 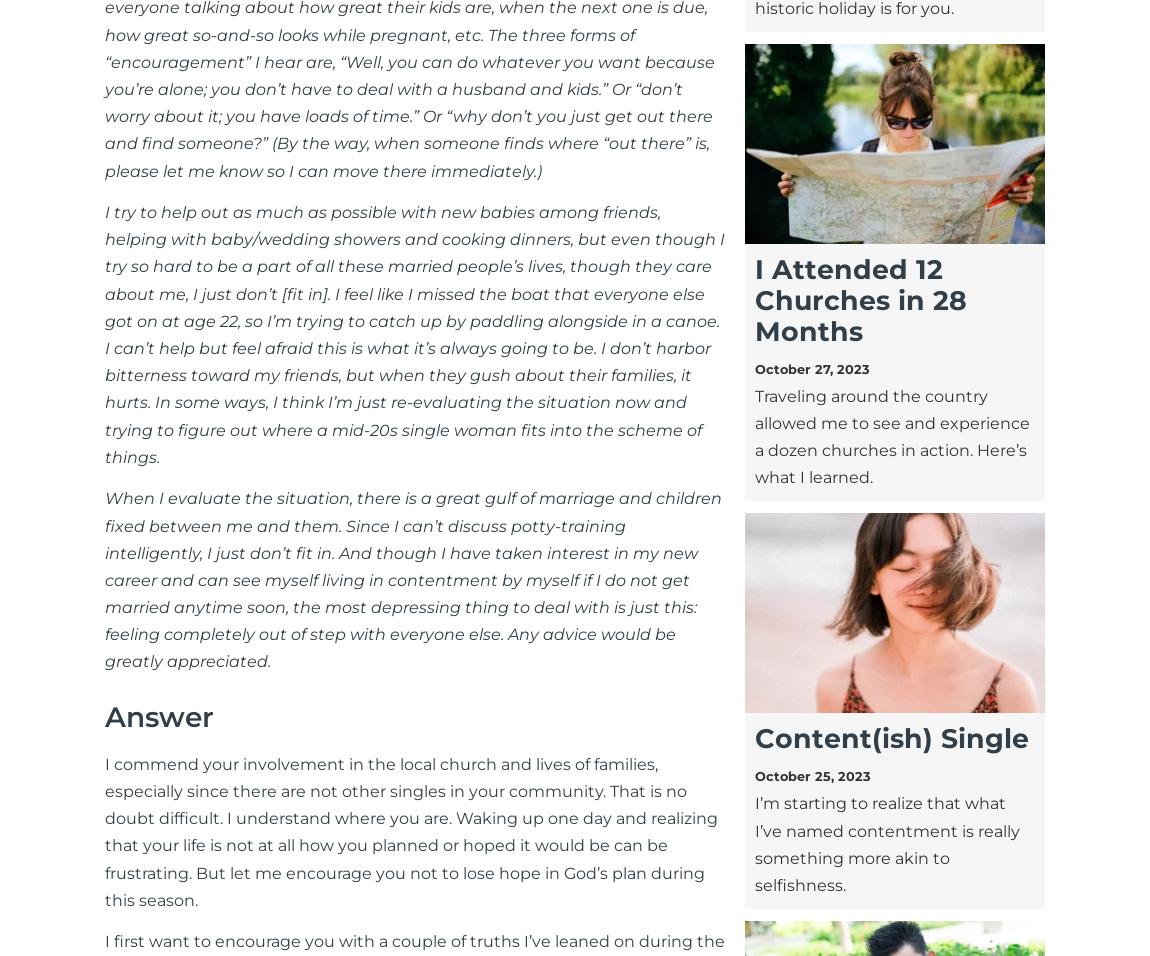 What do you see at coordinates (810, 368) in the screenshot?
I see `'October 27, 2023'` at bounding box center [810, 368].